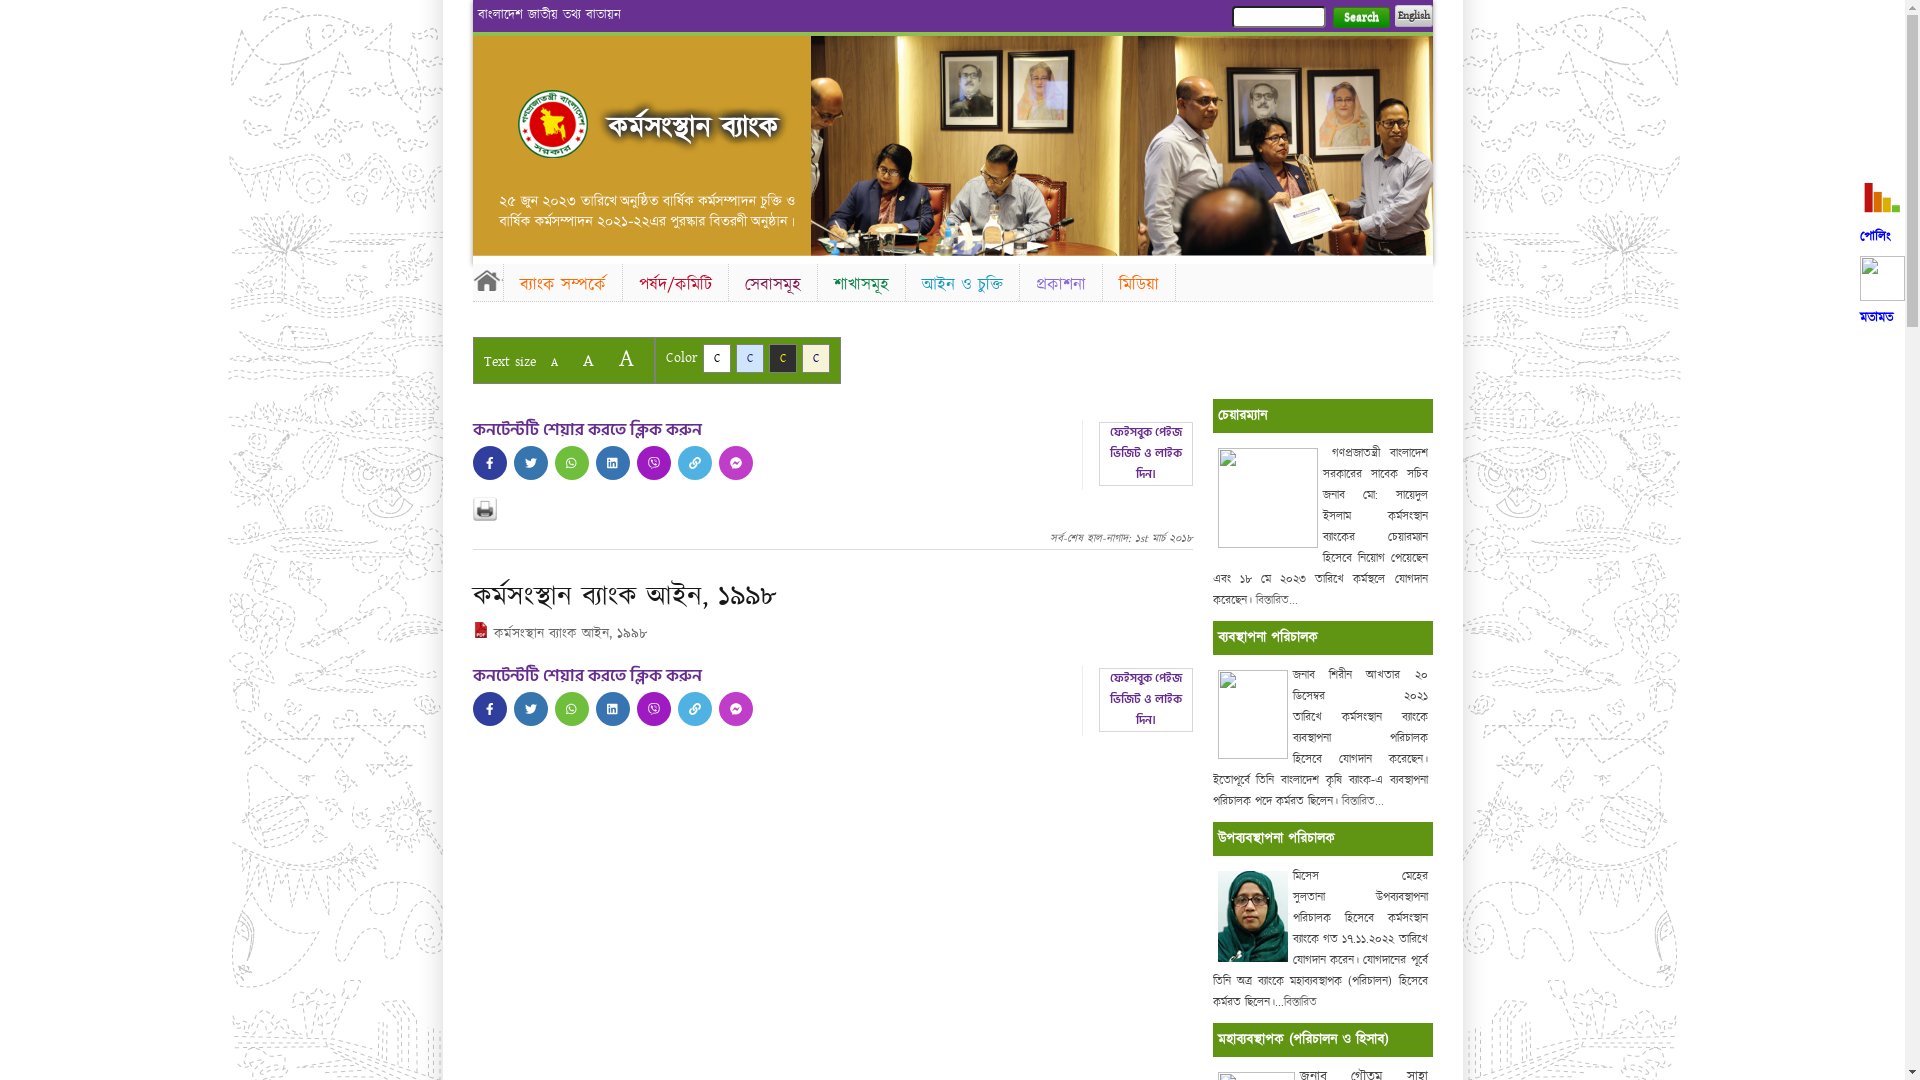 The image size is (1920, 1080). I want to click on 'A', so click(624, 357).